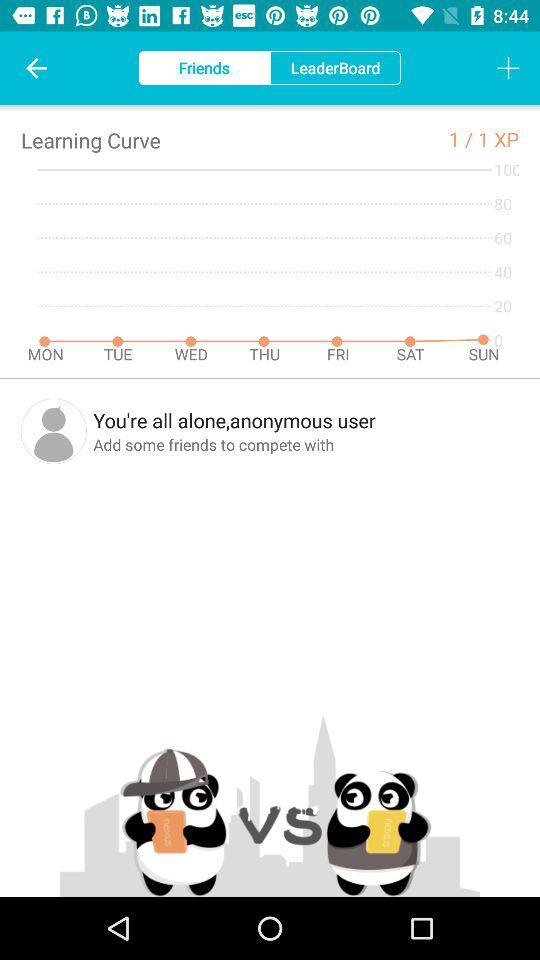 This screenshot has height=960, width=540. Describe the element at coordinates (306, 419) in the screenshot. I see `the you re all item` at that location.